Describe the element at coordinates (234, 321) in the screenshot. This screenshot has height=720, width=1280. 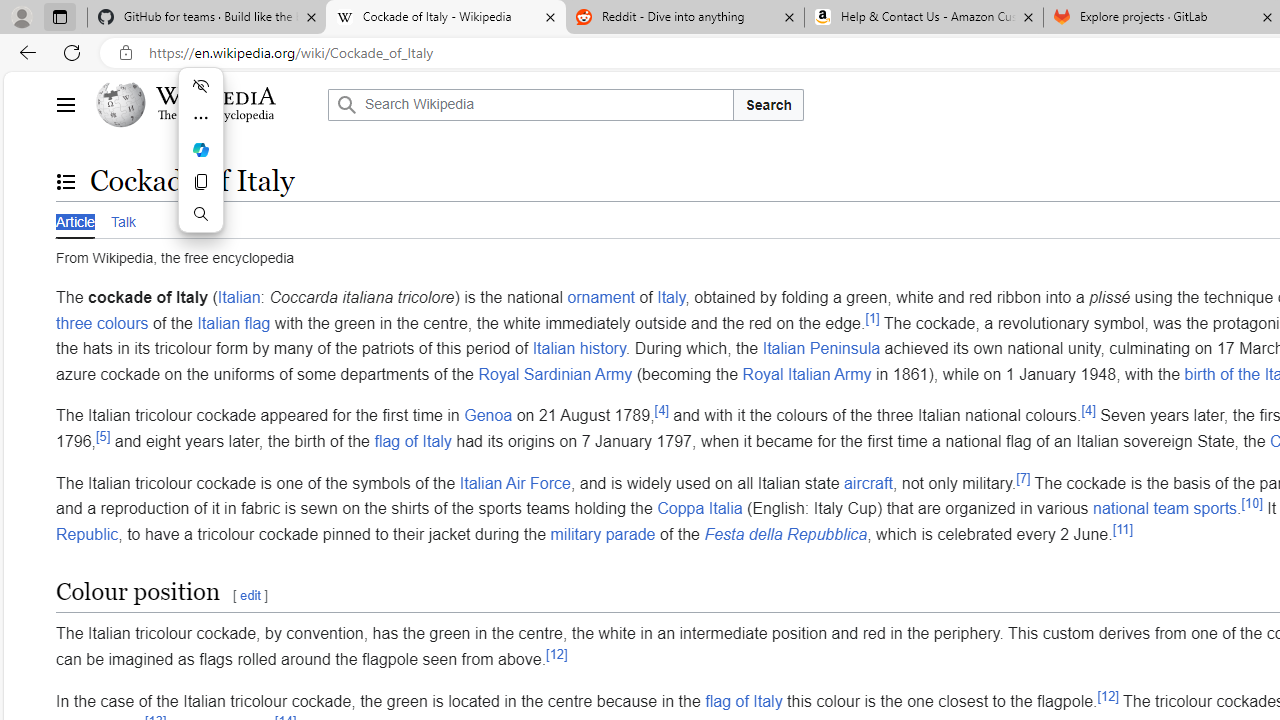
I see `'Italian flag'` at that location.